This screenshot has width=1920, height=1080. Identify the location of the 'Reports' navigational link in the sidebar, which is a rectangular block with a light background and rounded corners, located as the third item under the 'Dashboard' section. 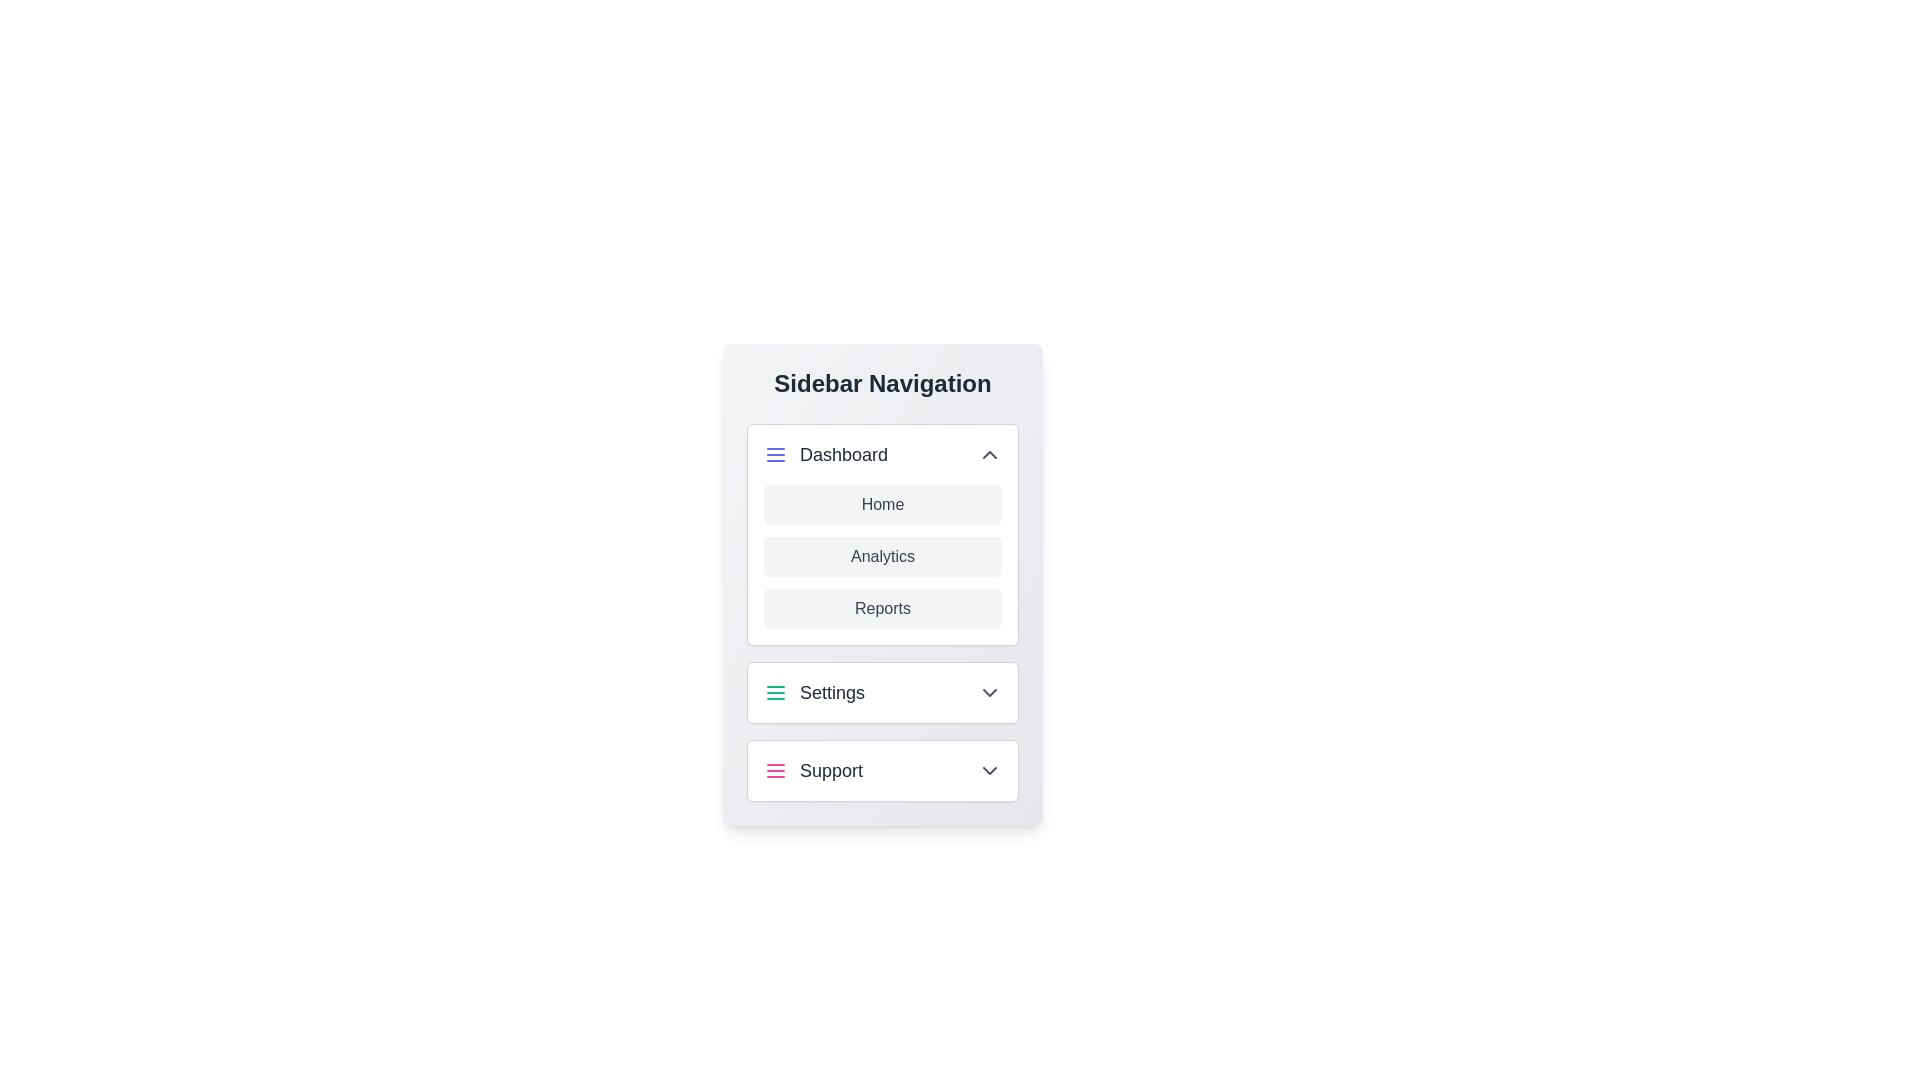
(882, 612).